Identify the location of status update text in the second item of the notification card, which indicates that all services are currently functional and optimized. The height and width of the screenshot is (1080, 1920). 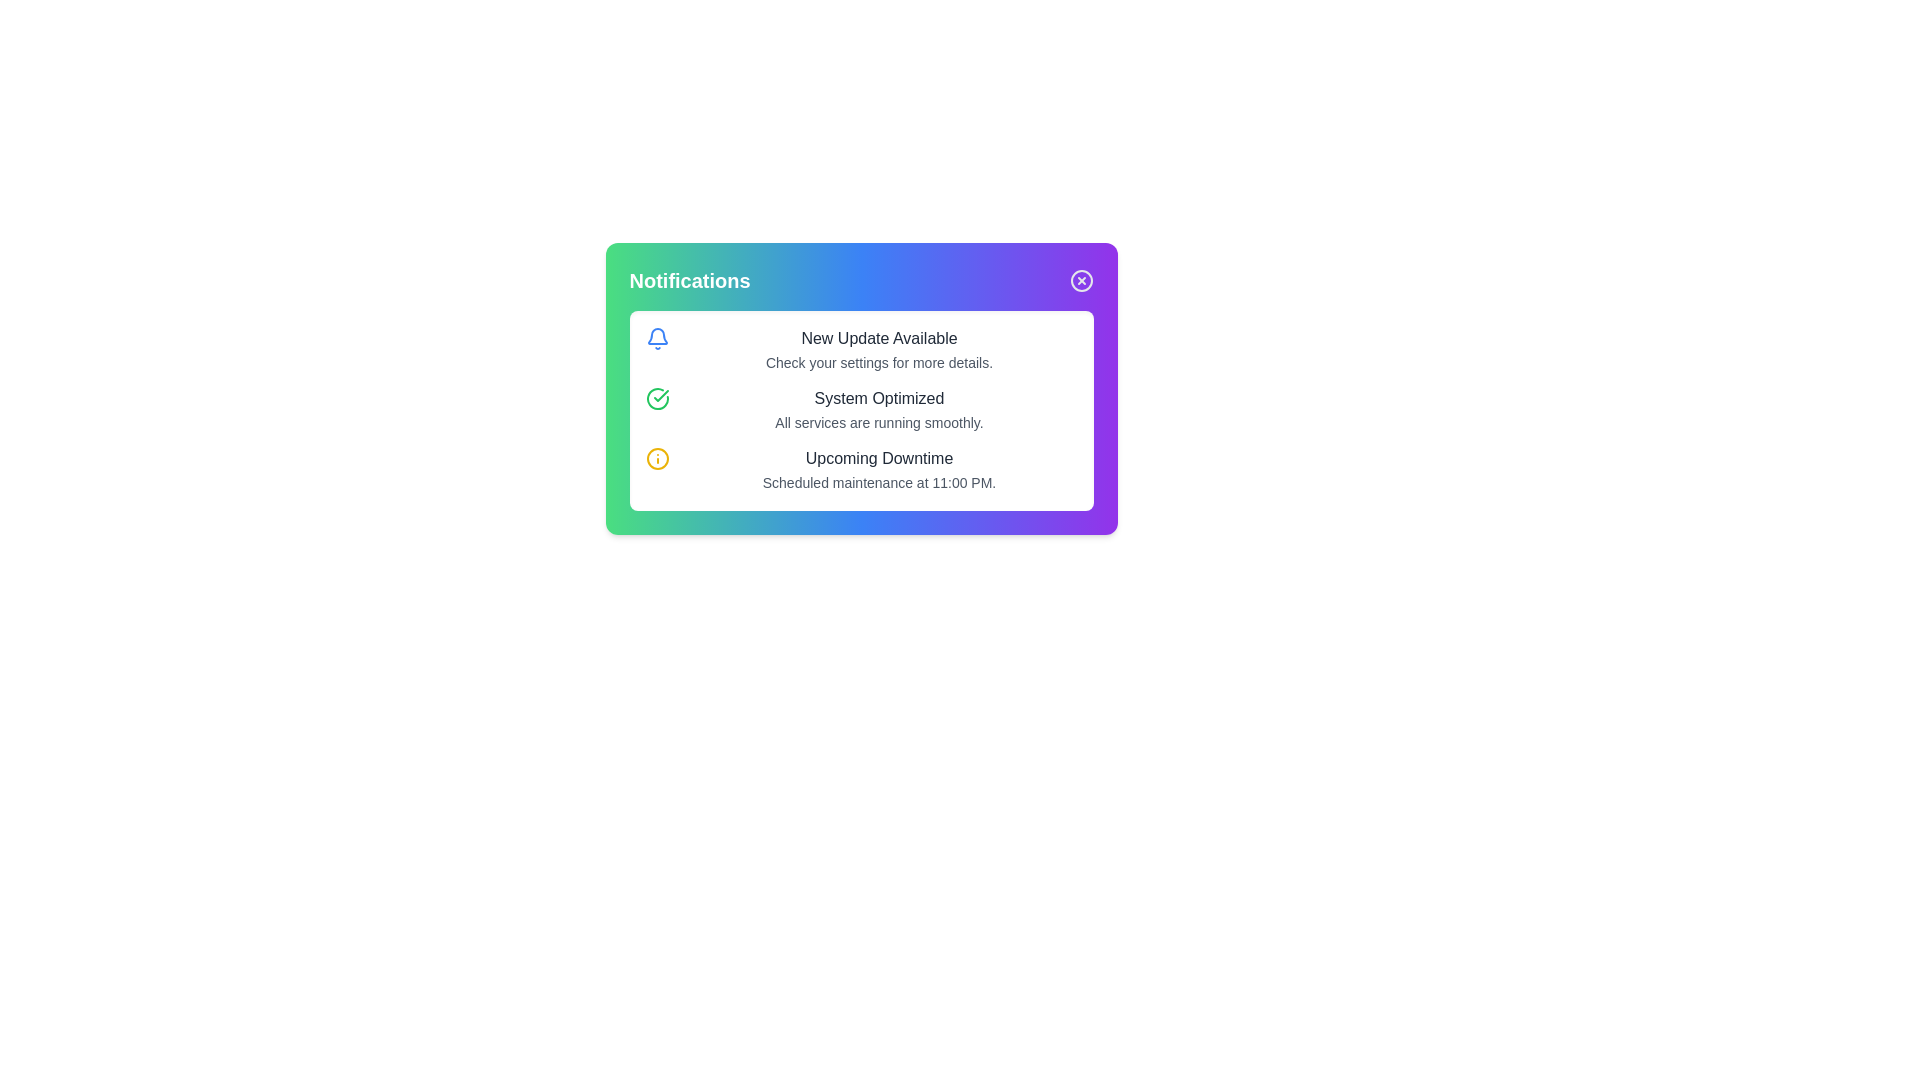
(879, 410).